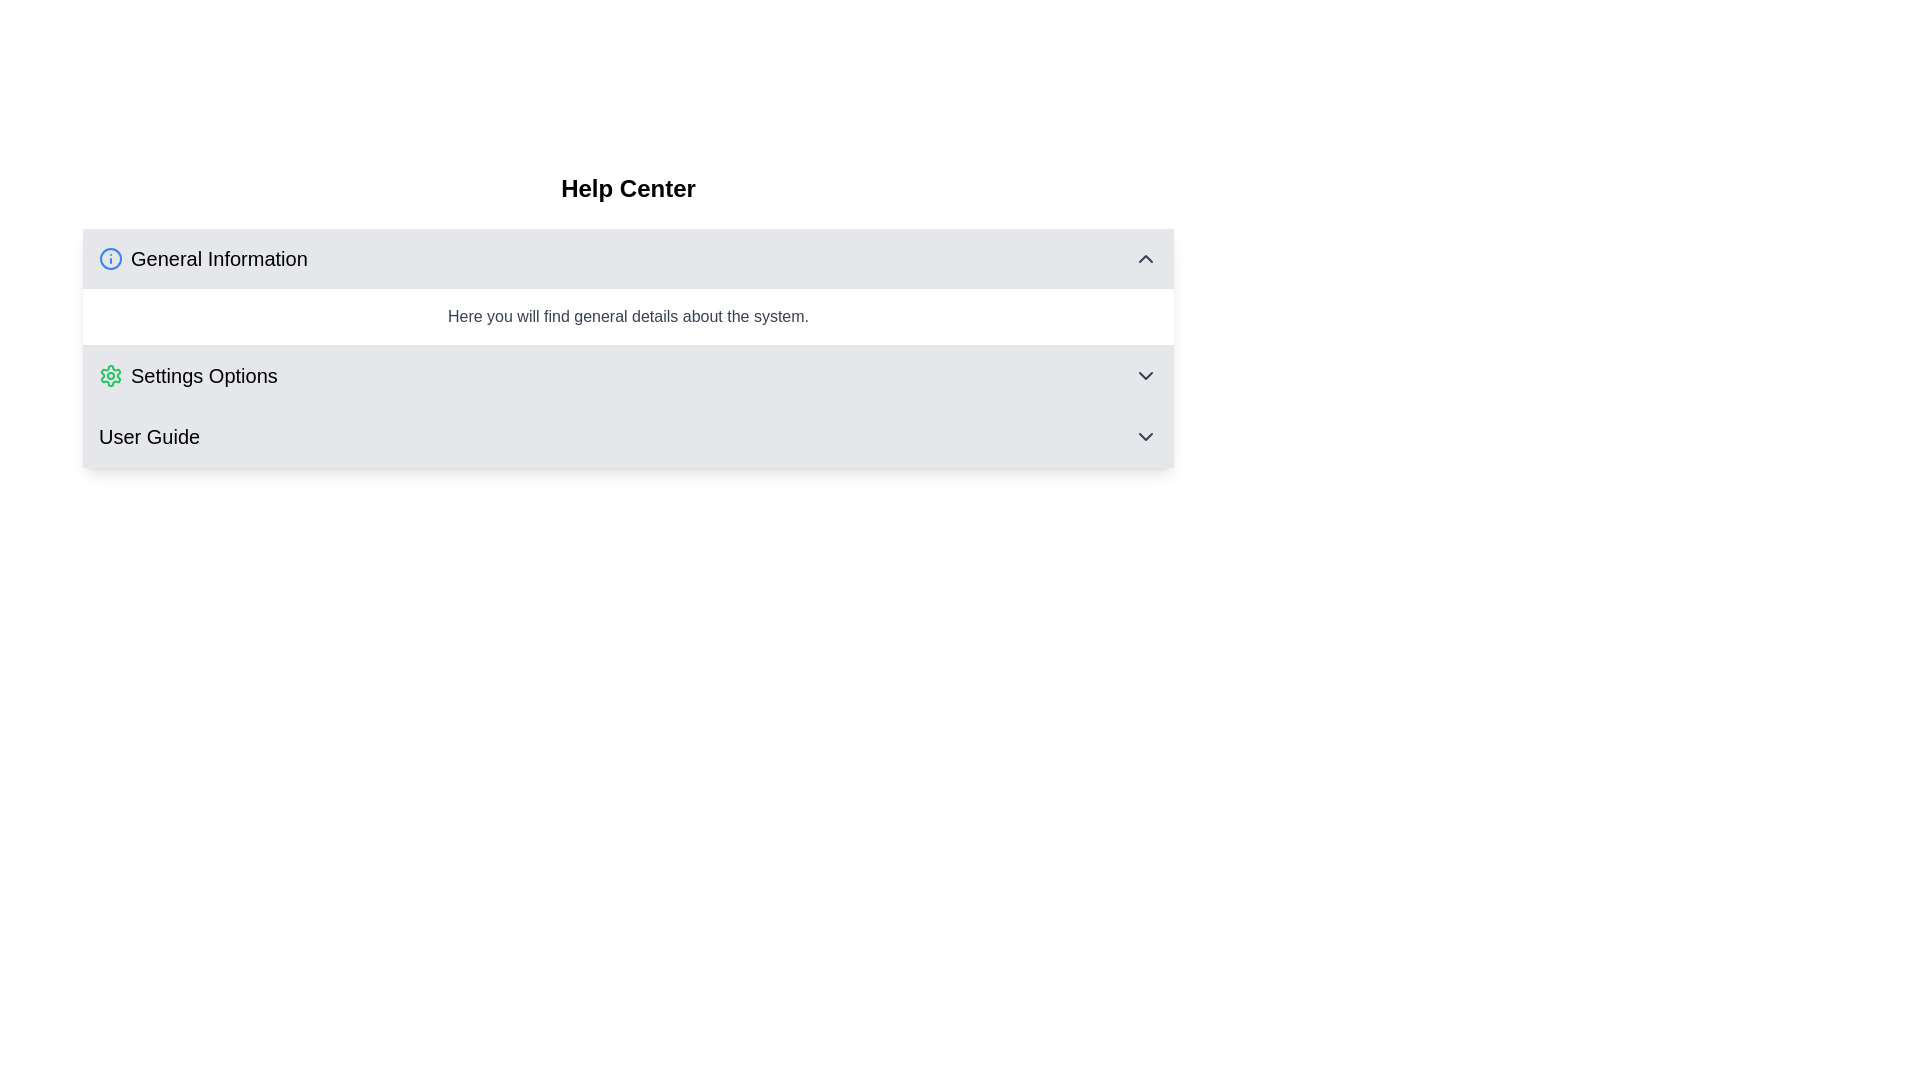  What do you see at coordinates (627, 375) in the screenshot?
I see `the second menu item in the 'Help Center' section, located between 'General Information' and 'User Guide'` at bounding box center [627, 375].